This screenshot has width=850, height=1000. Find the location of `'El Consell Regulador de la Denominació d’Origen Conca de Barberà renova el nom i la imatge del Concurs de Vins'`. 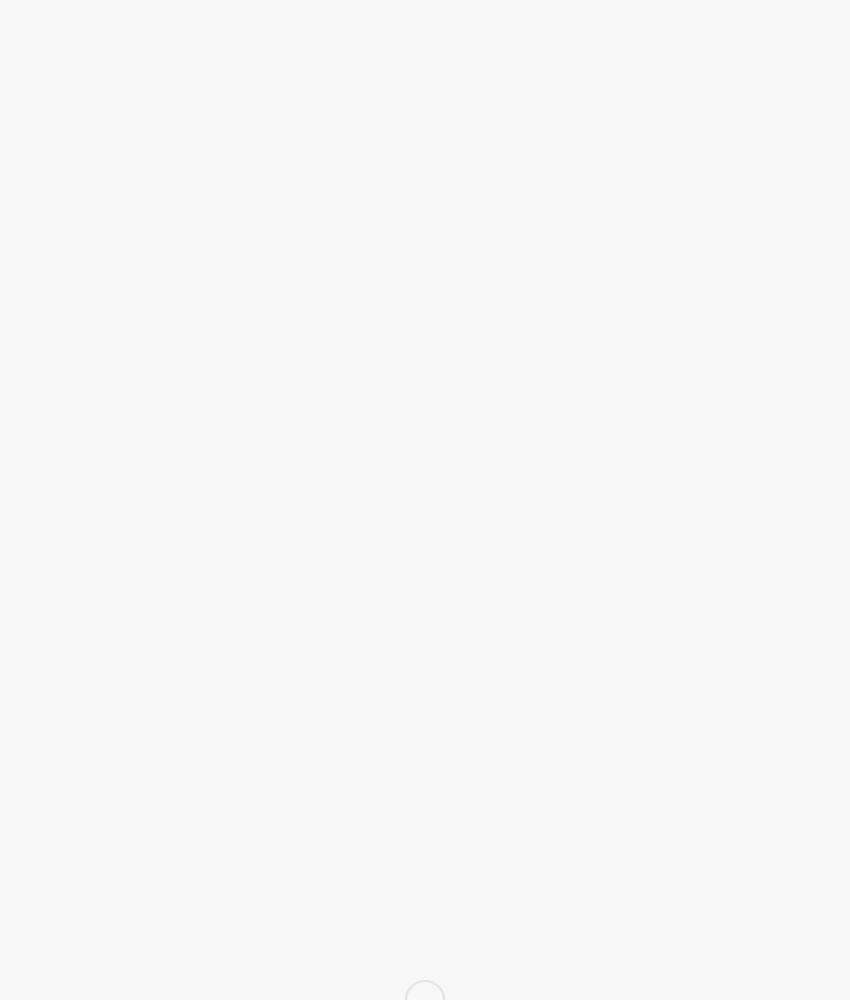

'El Consell Regulador de la Denominació d’Origen Conca de Barberà renova el nom i la imatge del Concurs de Vins' is located at coordinates (417, 807).